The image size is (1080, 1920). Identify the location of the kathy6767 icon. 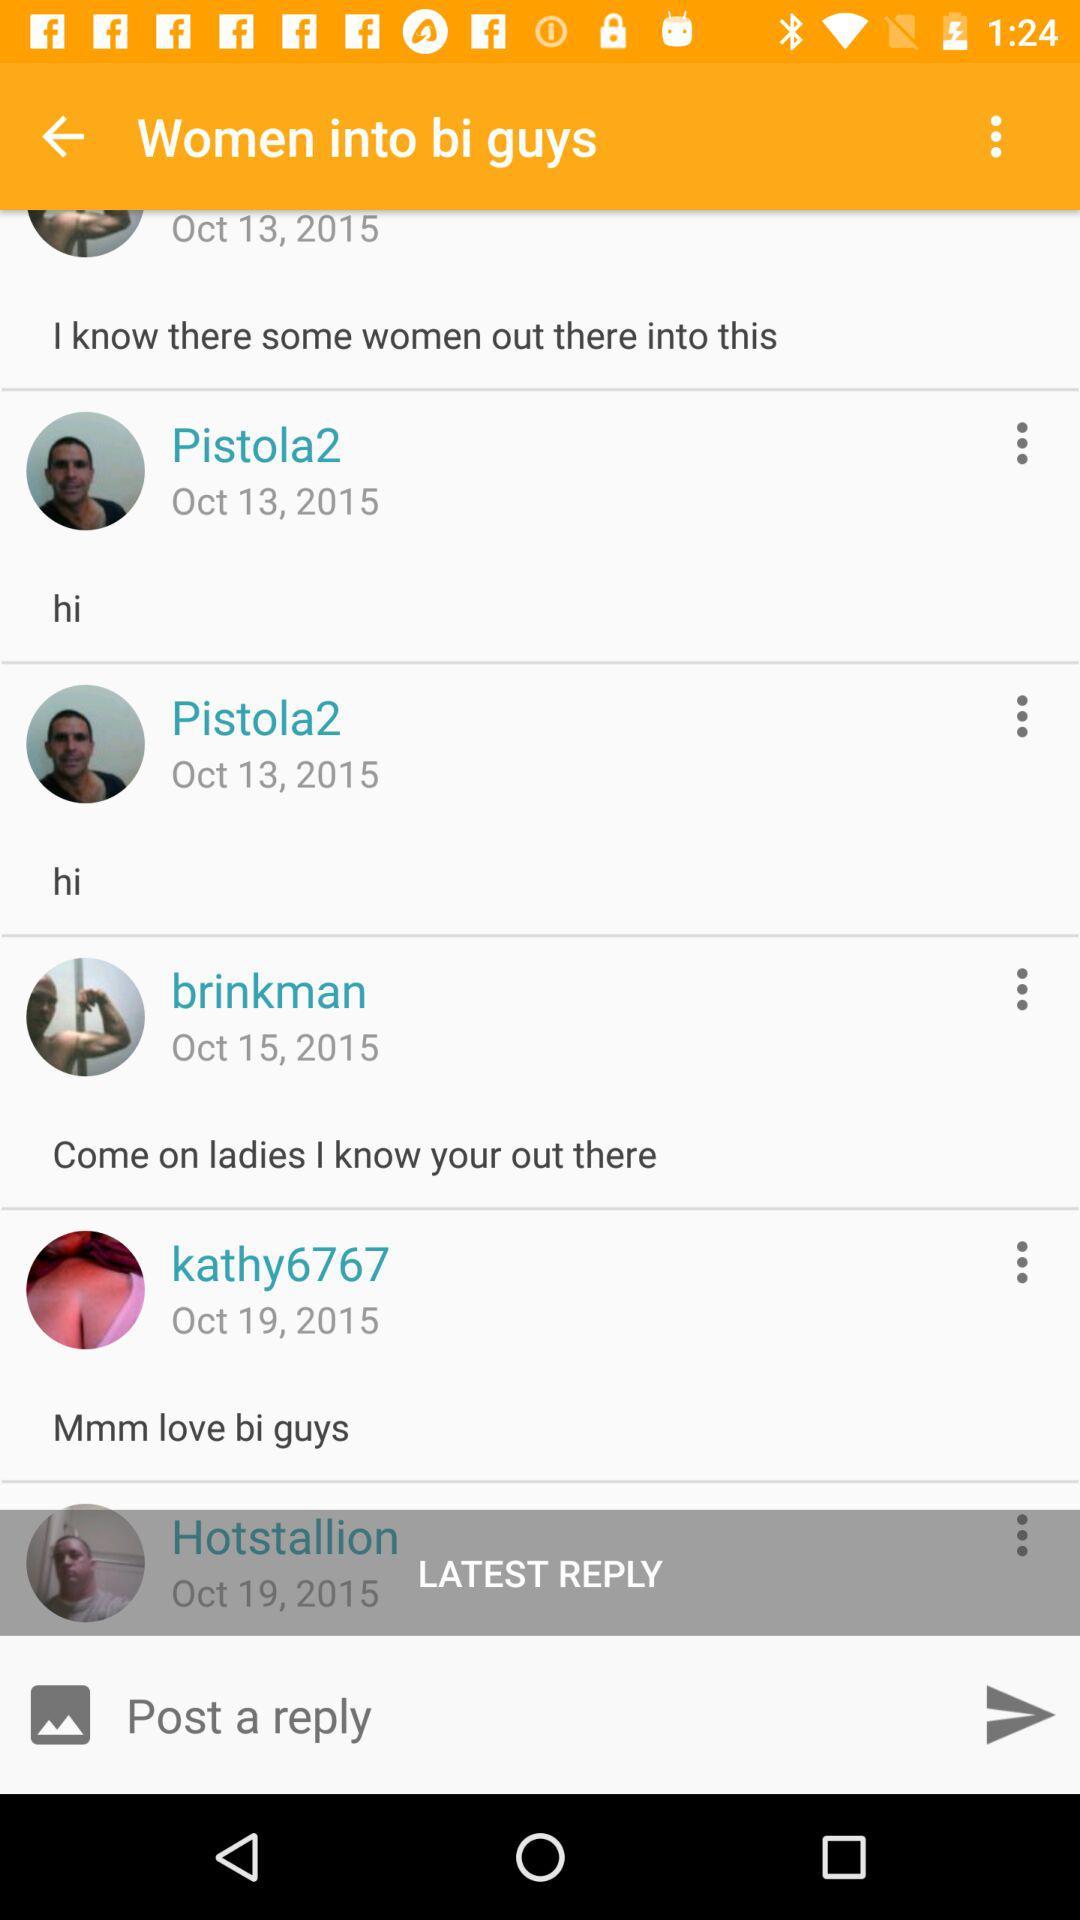
(280, 1261).